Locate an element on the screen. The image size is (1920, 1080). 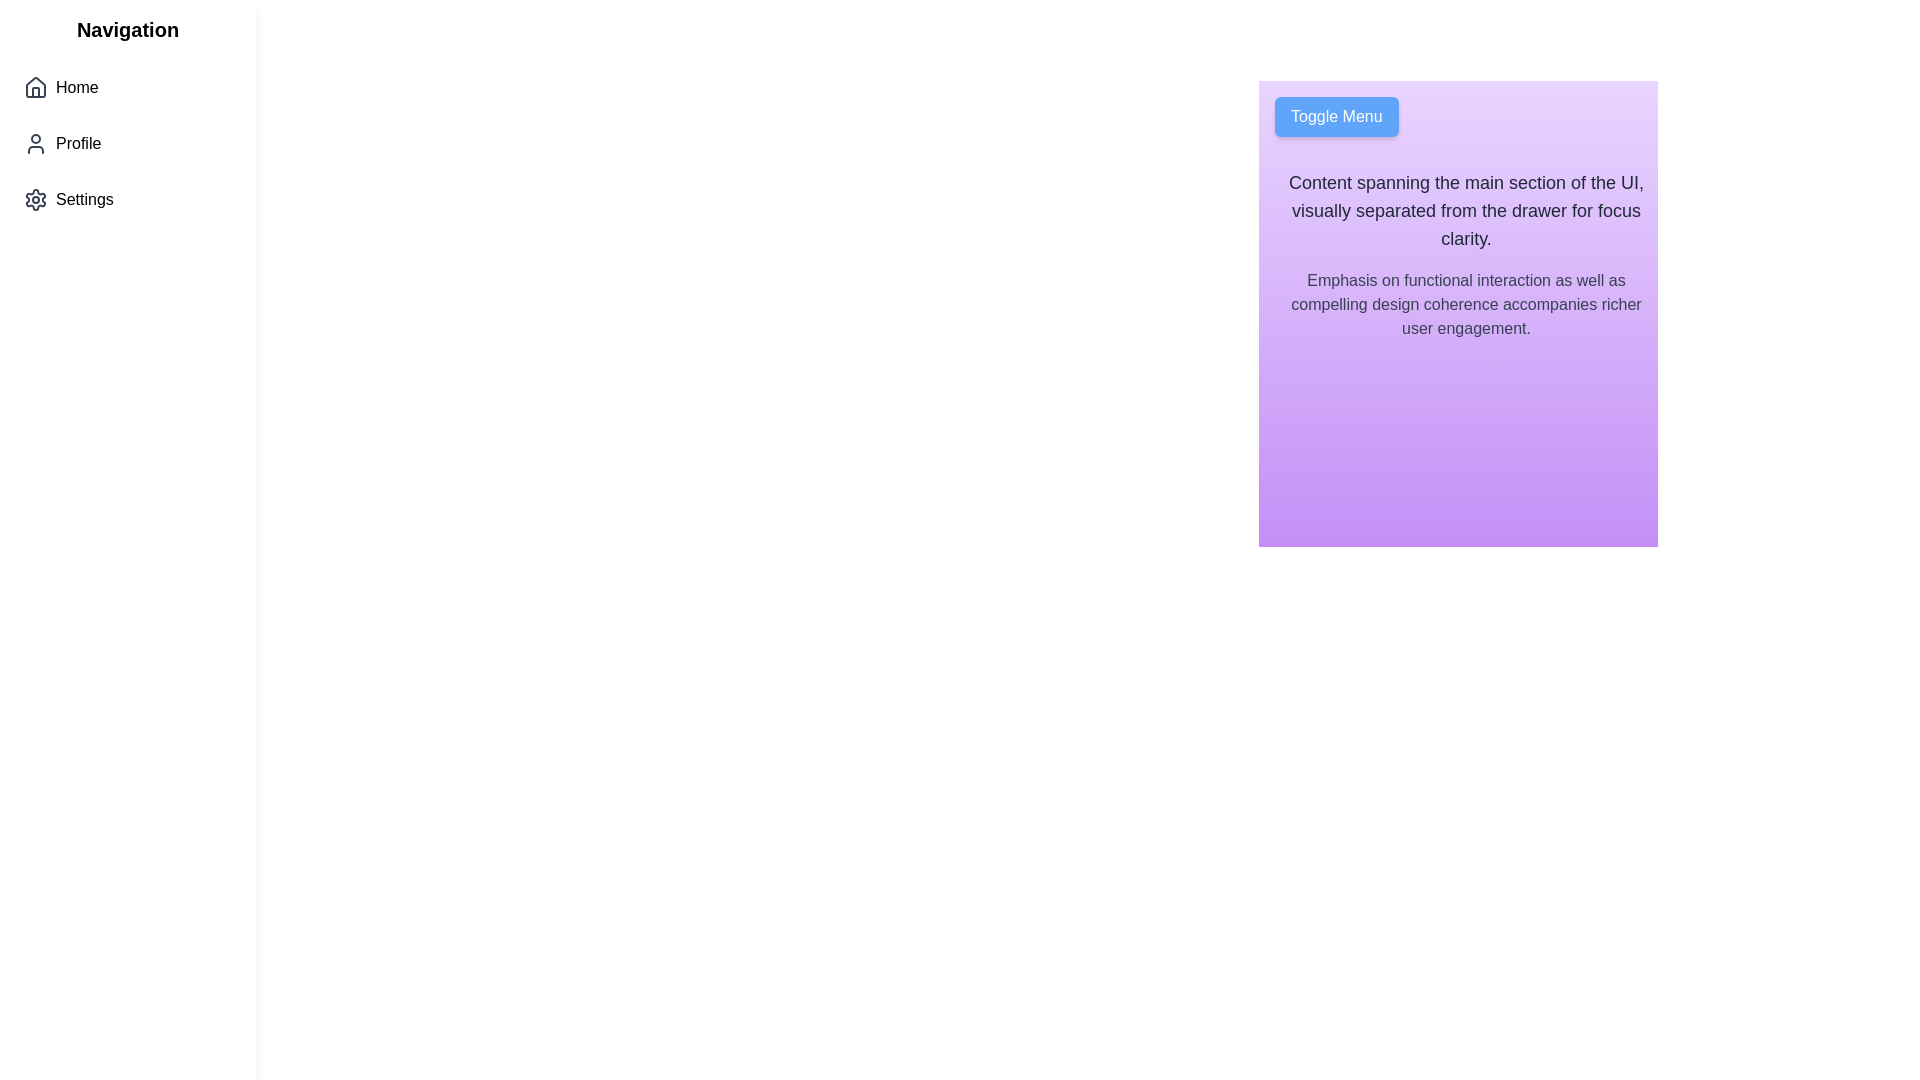
the Navigation Menu items labeled 'Home', 'Profile', and 'Settings' is located at coordinates (127, 142).